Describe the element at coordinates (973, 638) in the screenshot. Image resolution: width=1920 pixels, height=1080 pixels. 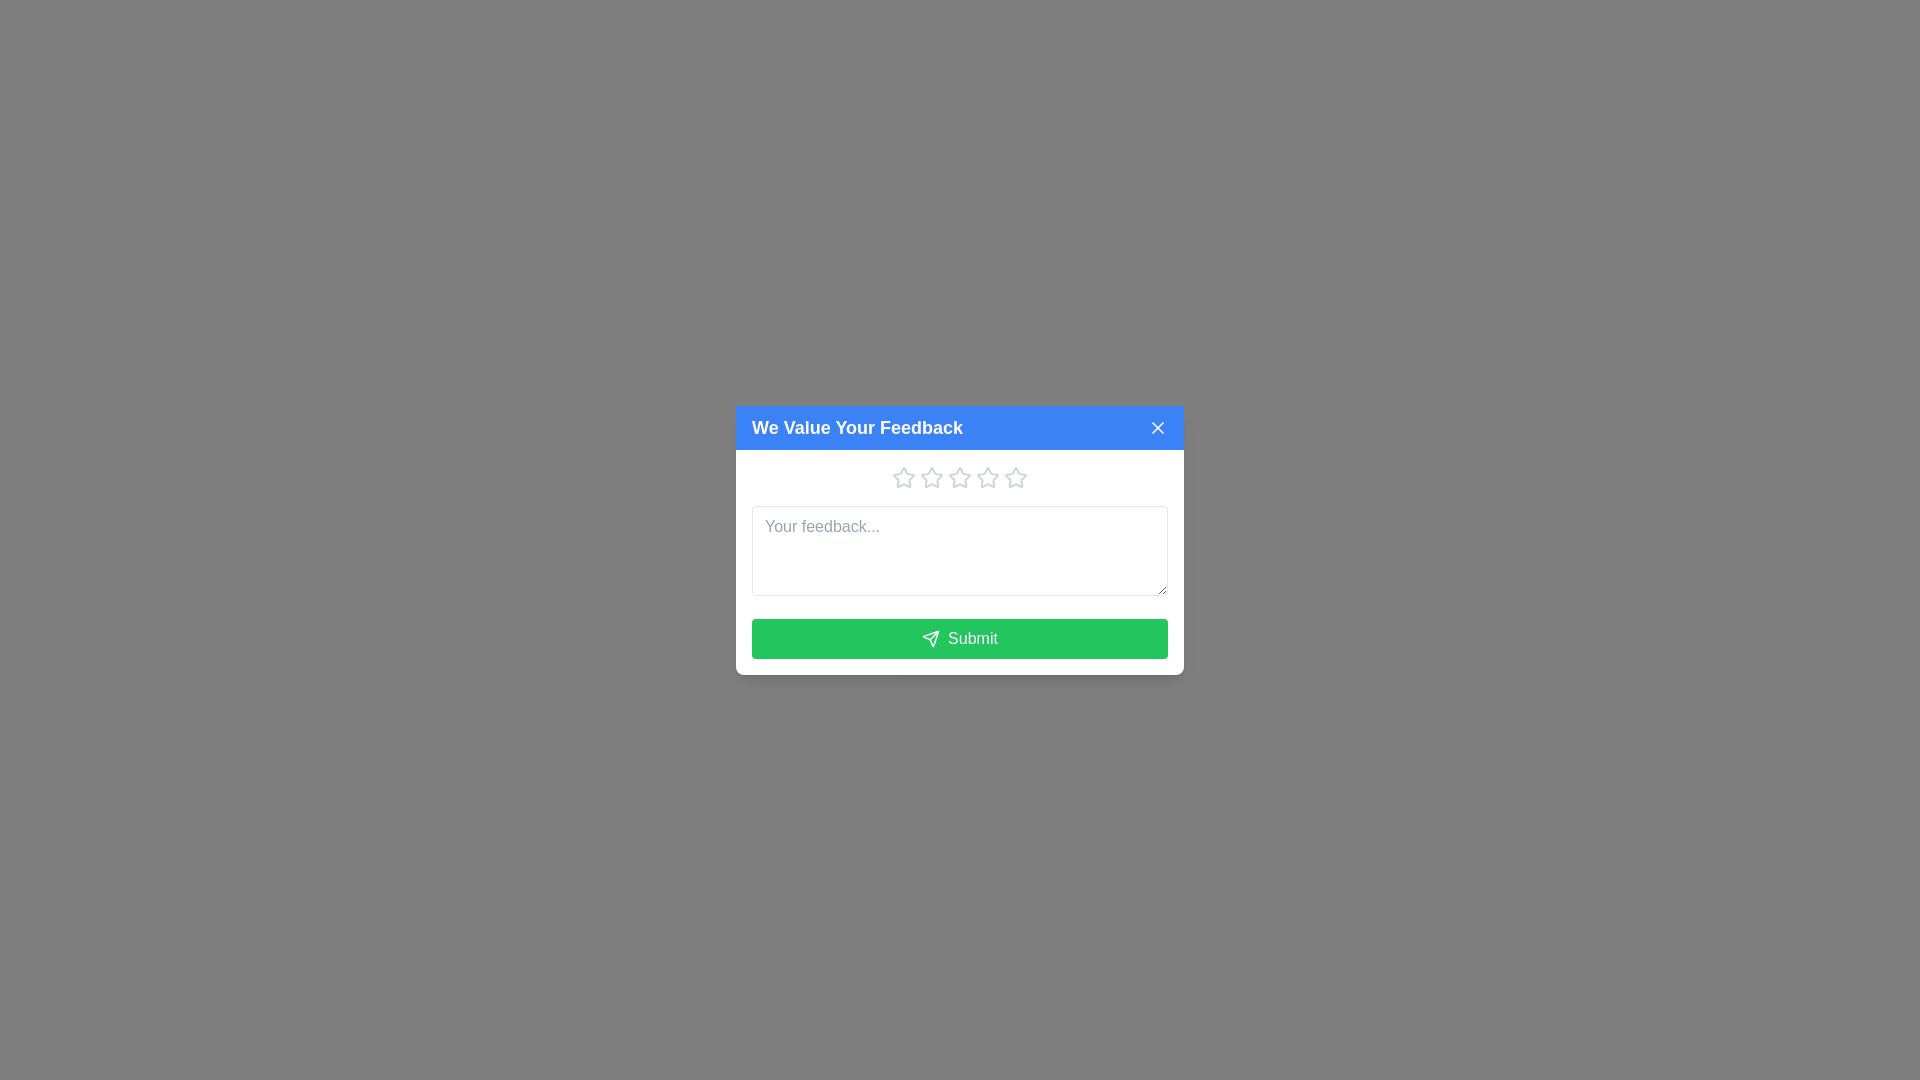
I see `the 'Submit' button, which is a text label centered within a green button at the bottom of the feedback modal, next to a paper plane icon` at that location.